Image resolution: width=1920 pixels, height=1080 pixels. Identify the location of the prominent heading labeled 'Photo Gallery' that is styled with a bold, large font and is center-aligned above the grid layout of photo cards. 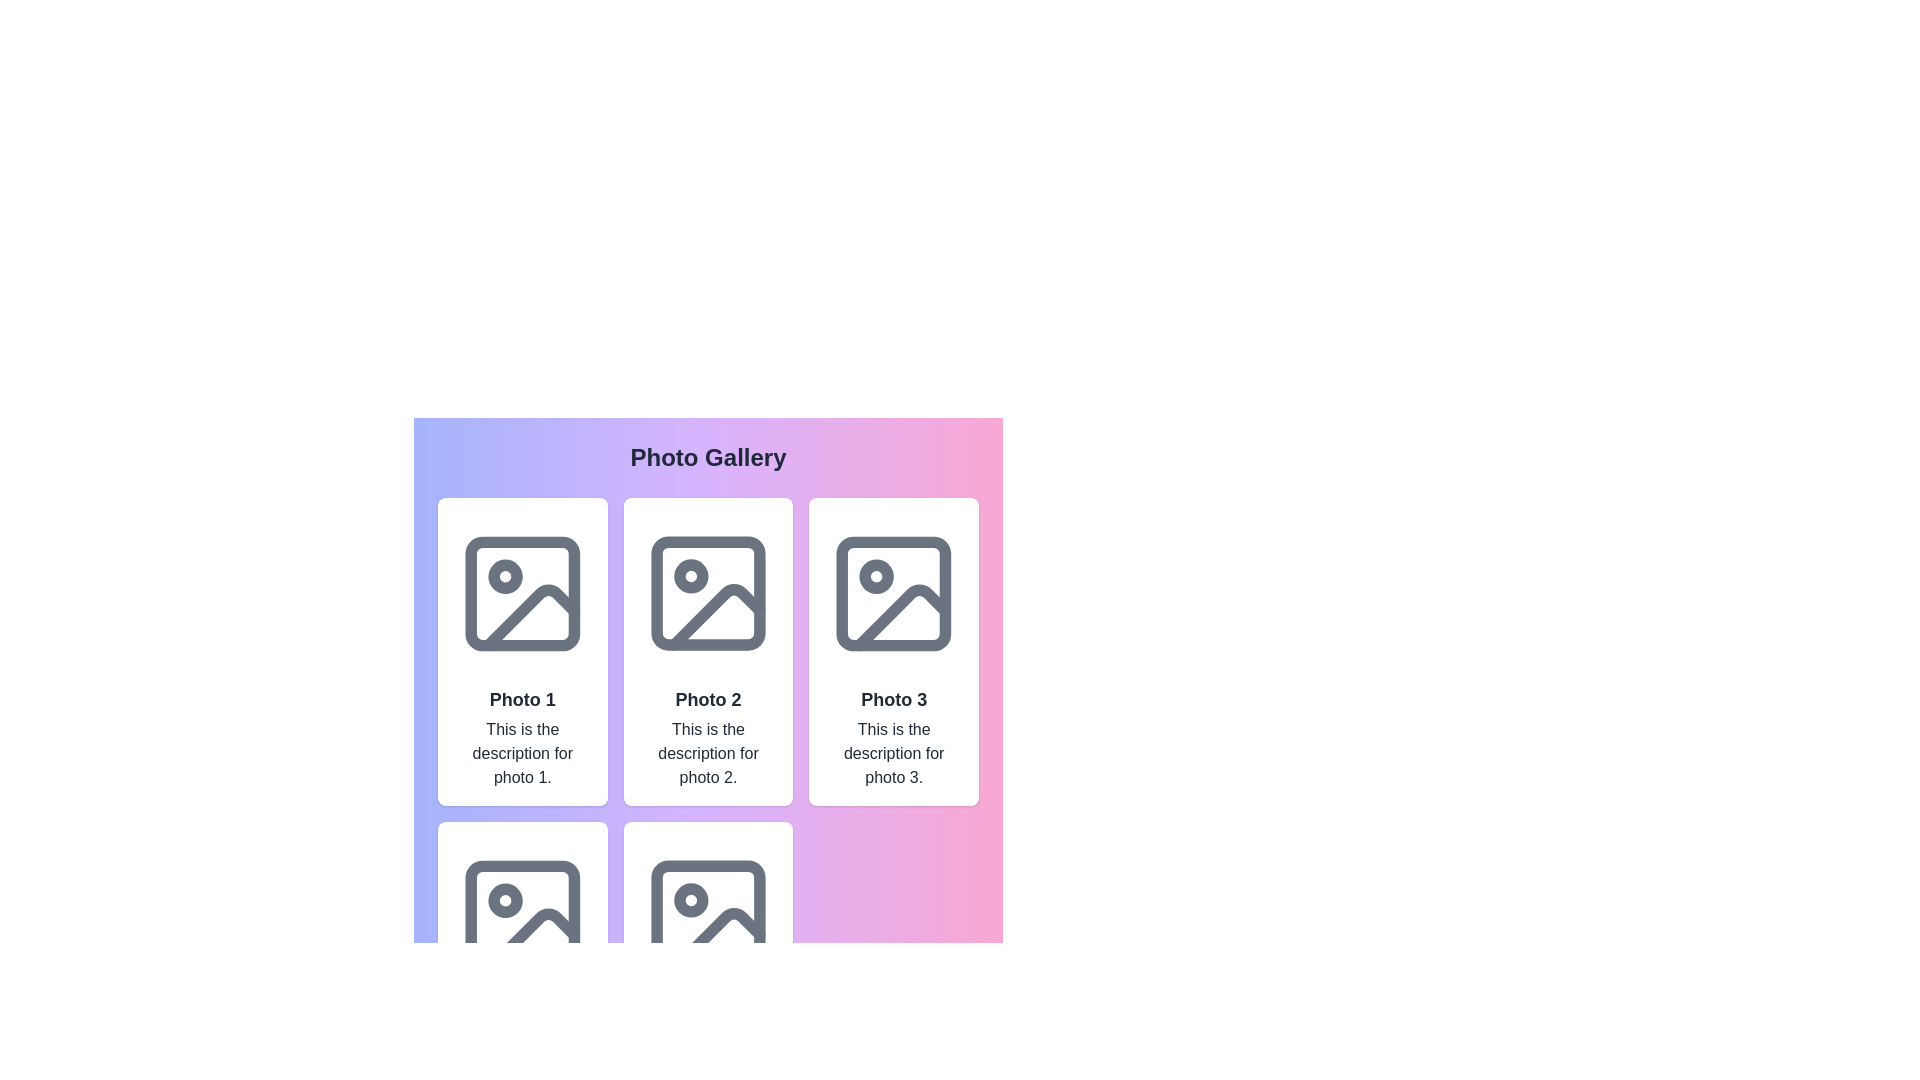
(708, 458).